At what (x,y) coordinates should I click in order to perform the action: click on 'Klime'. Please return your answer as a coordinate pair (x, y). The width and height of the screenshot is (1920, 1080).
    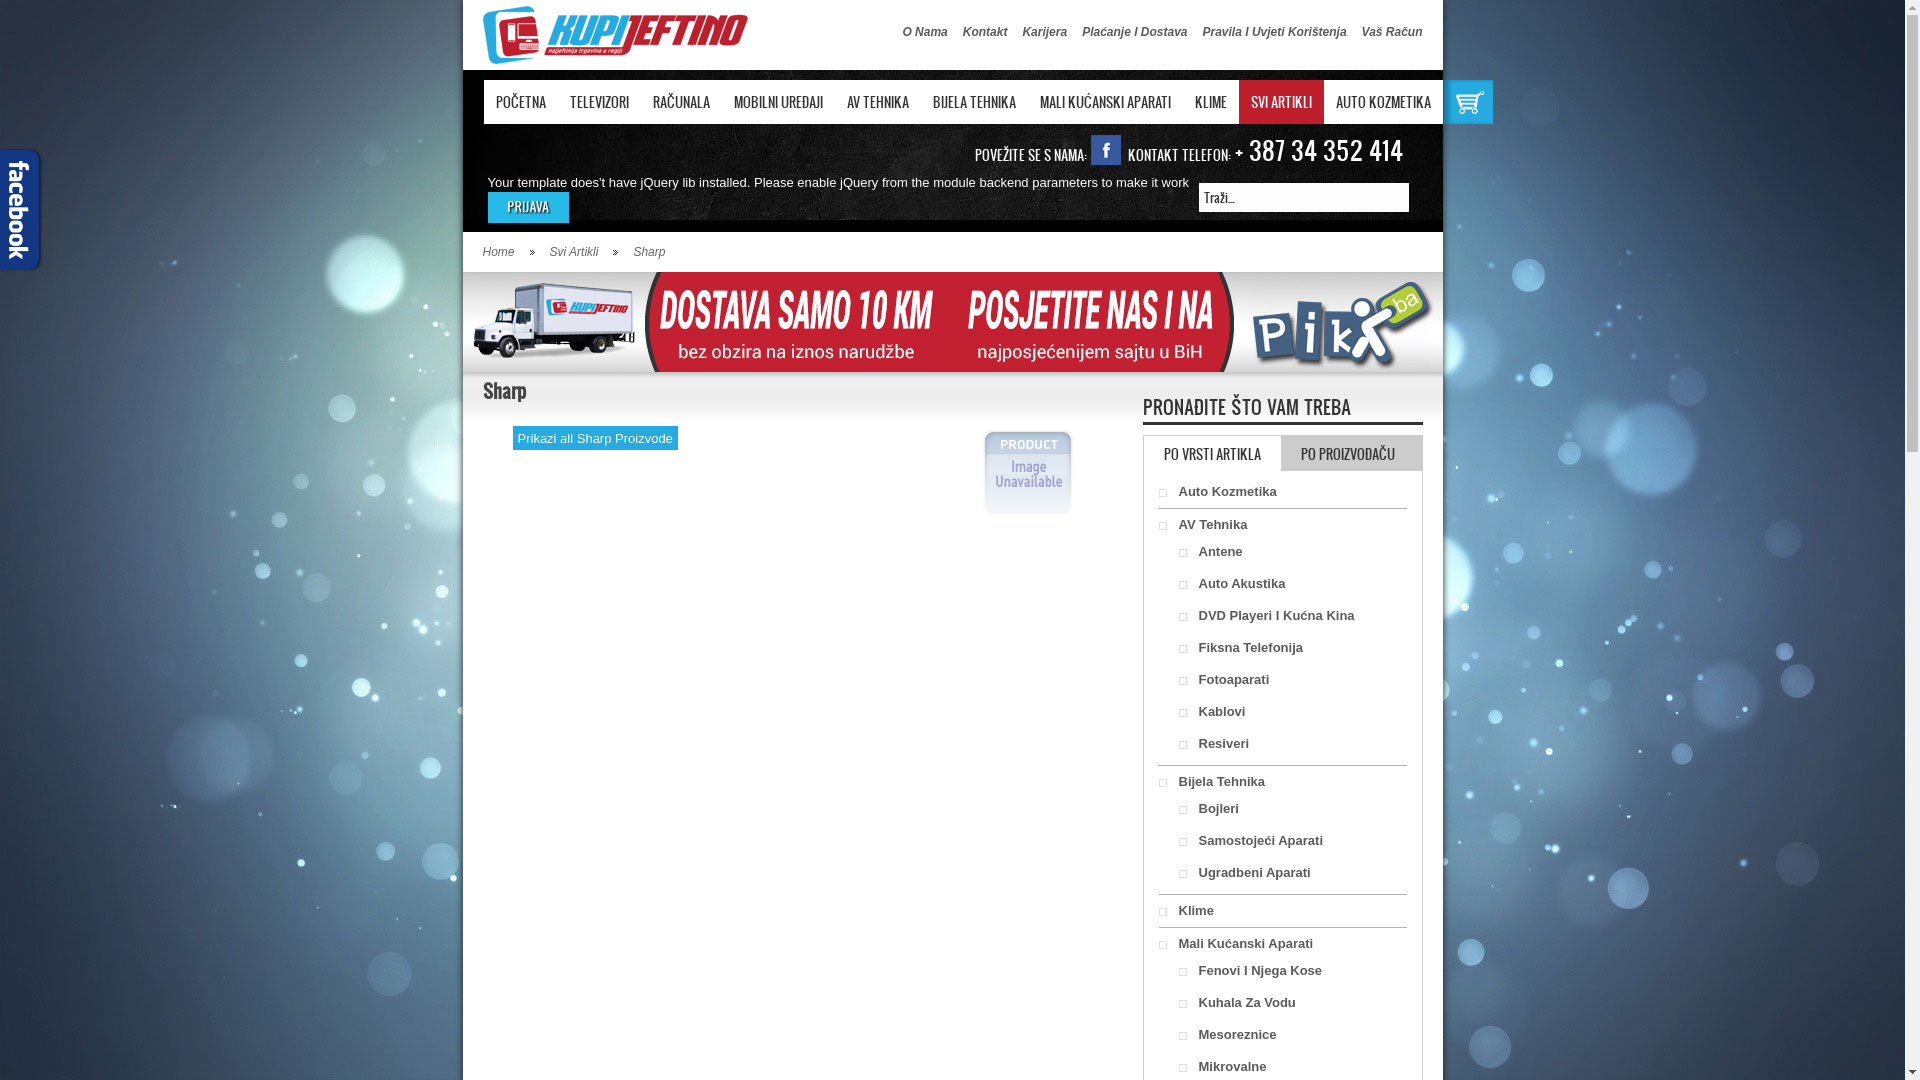
    Looking at the image, I should click on (1286, 910).